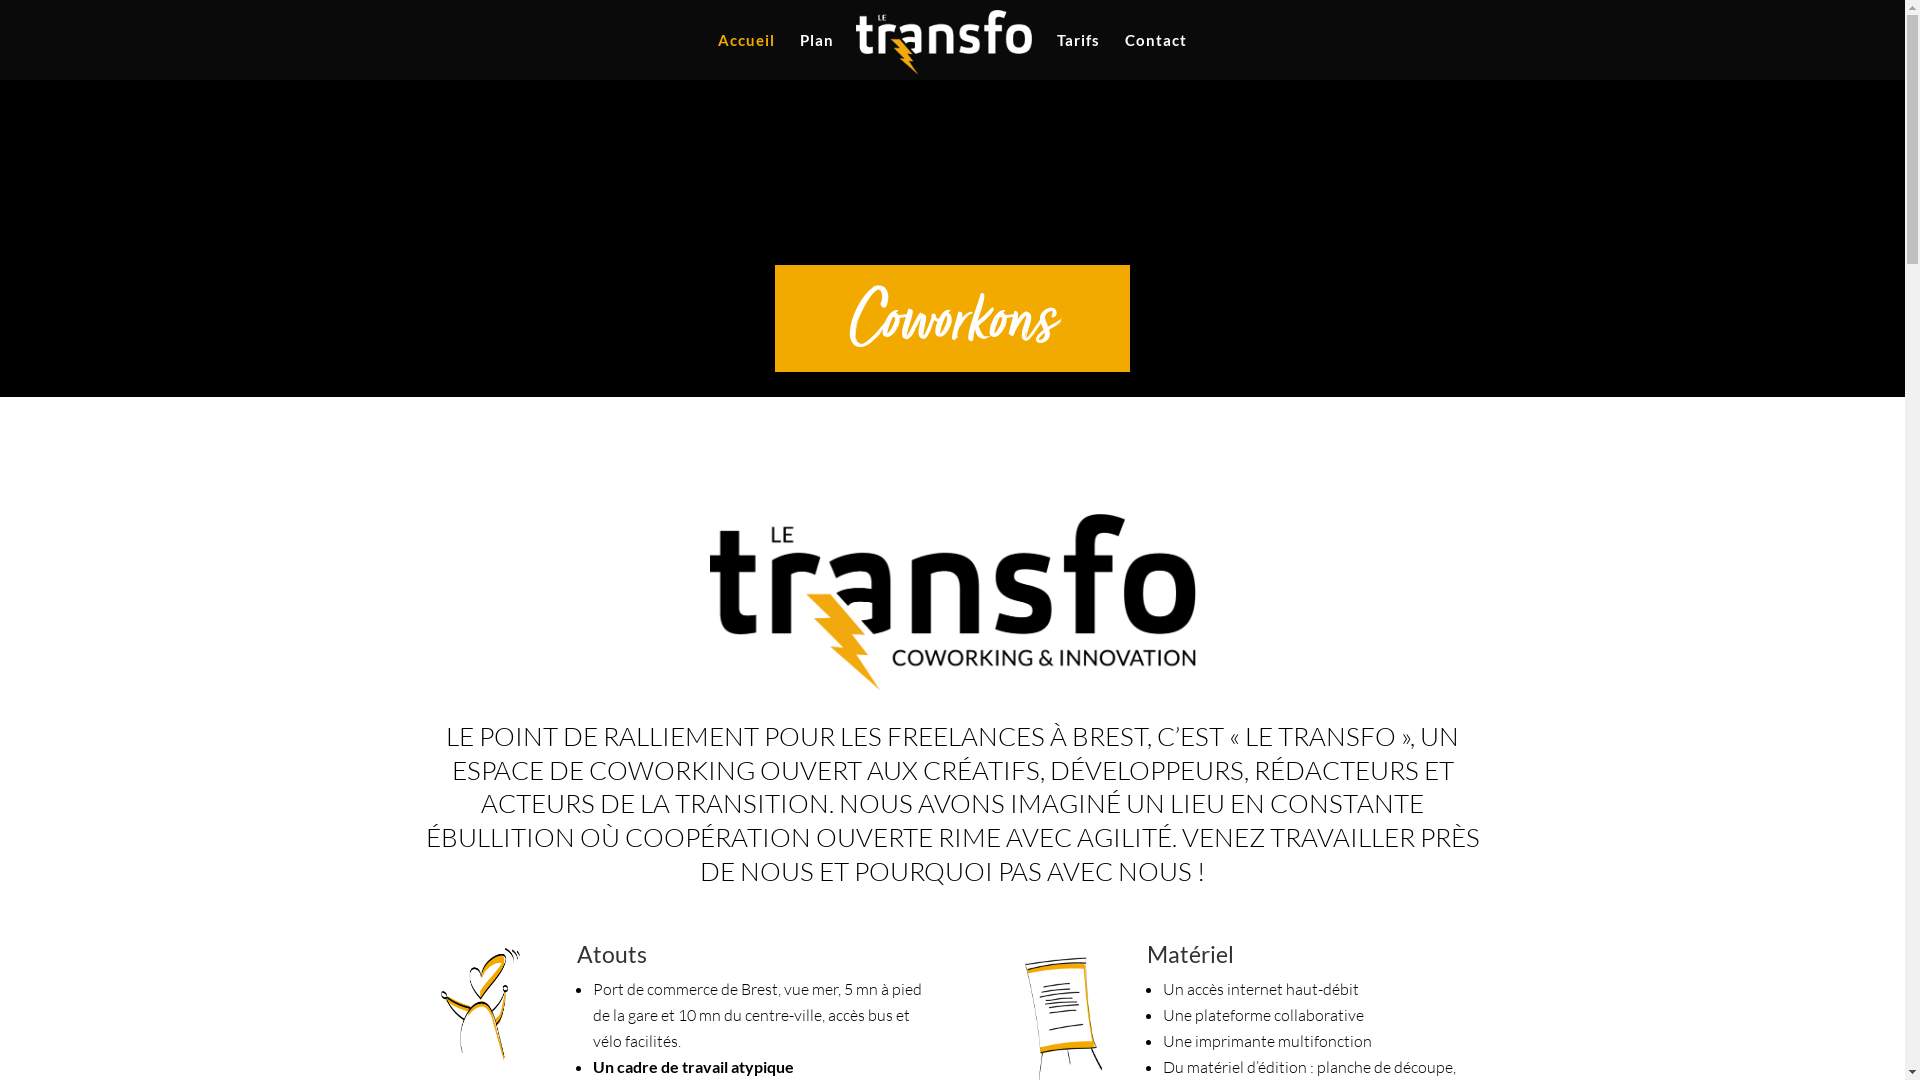 The image size is (1920, 1080). I want to click on 'Accueil', so click(745, 55).